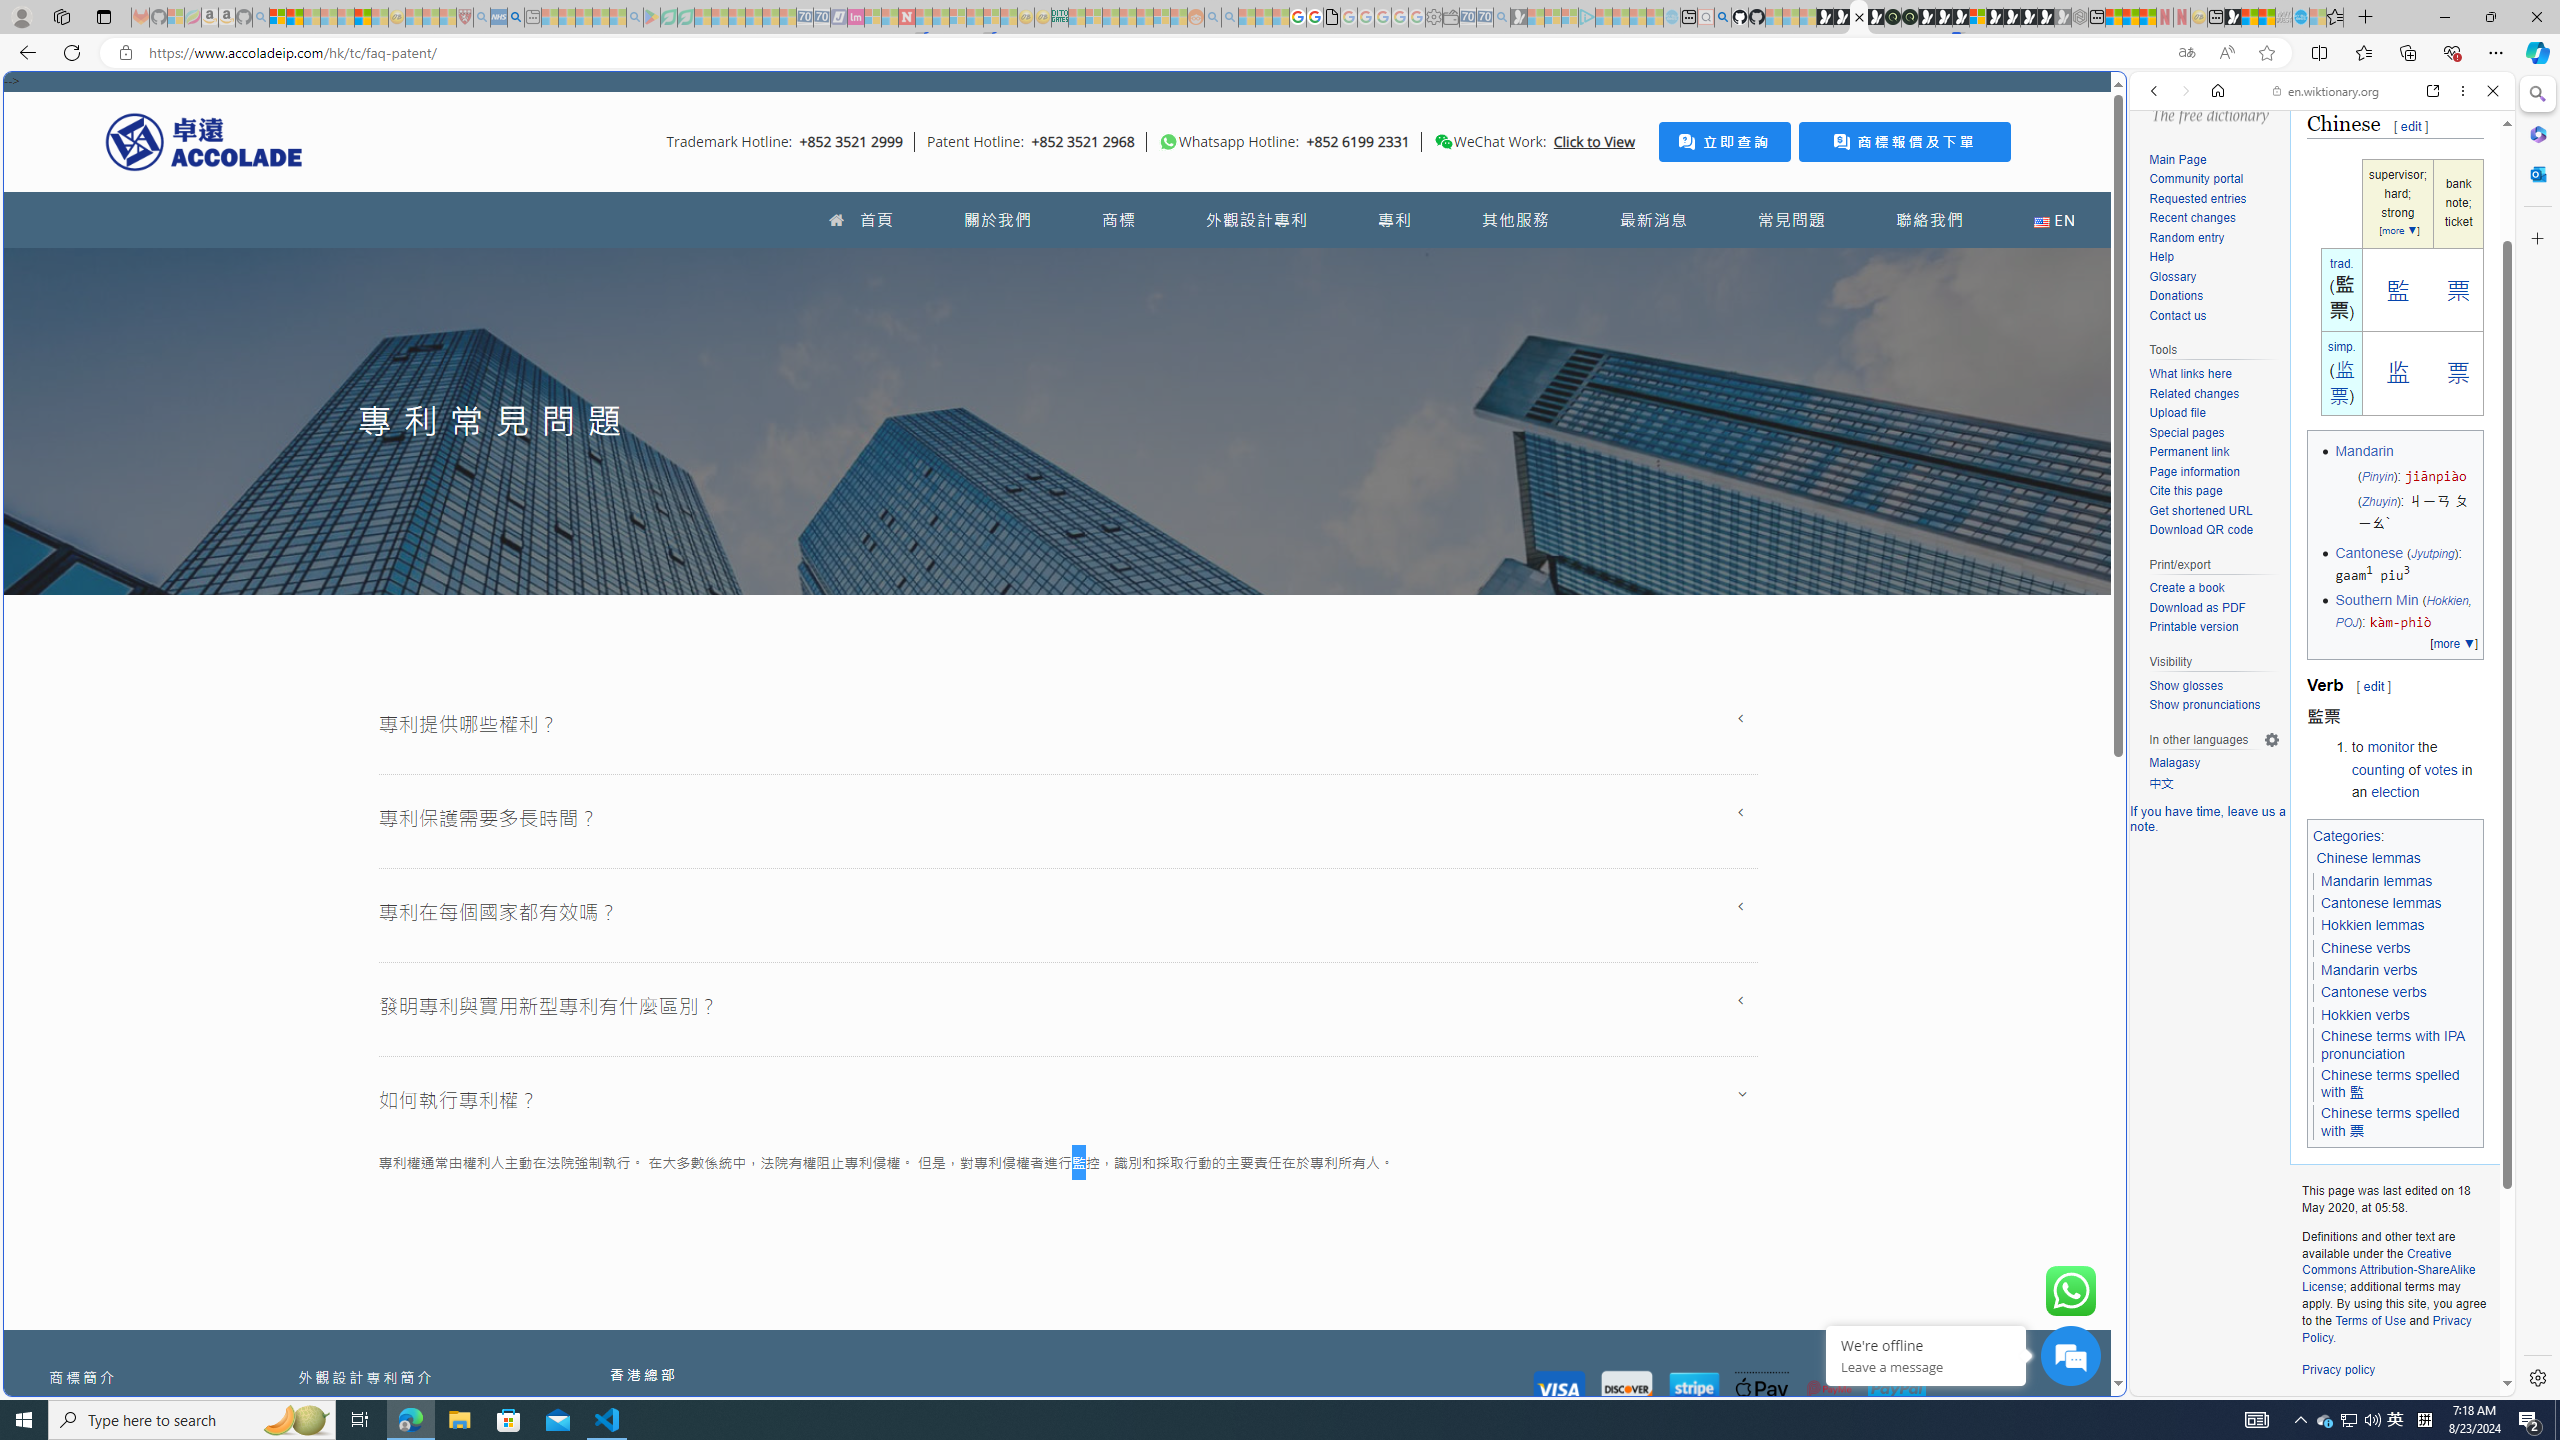  What do you see at coordinates (856, 16) in the screenshot?
I see `'Jobs - lastminute.com Investor Portal - Sleeping'` at bounding box center [856, 16].